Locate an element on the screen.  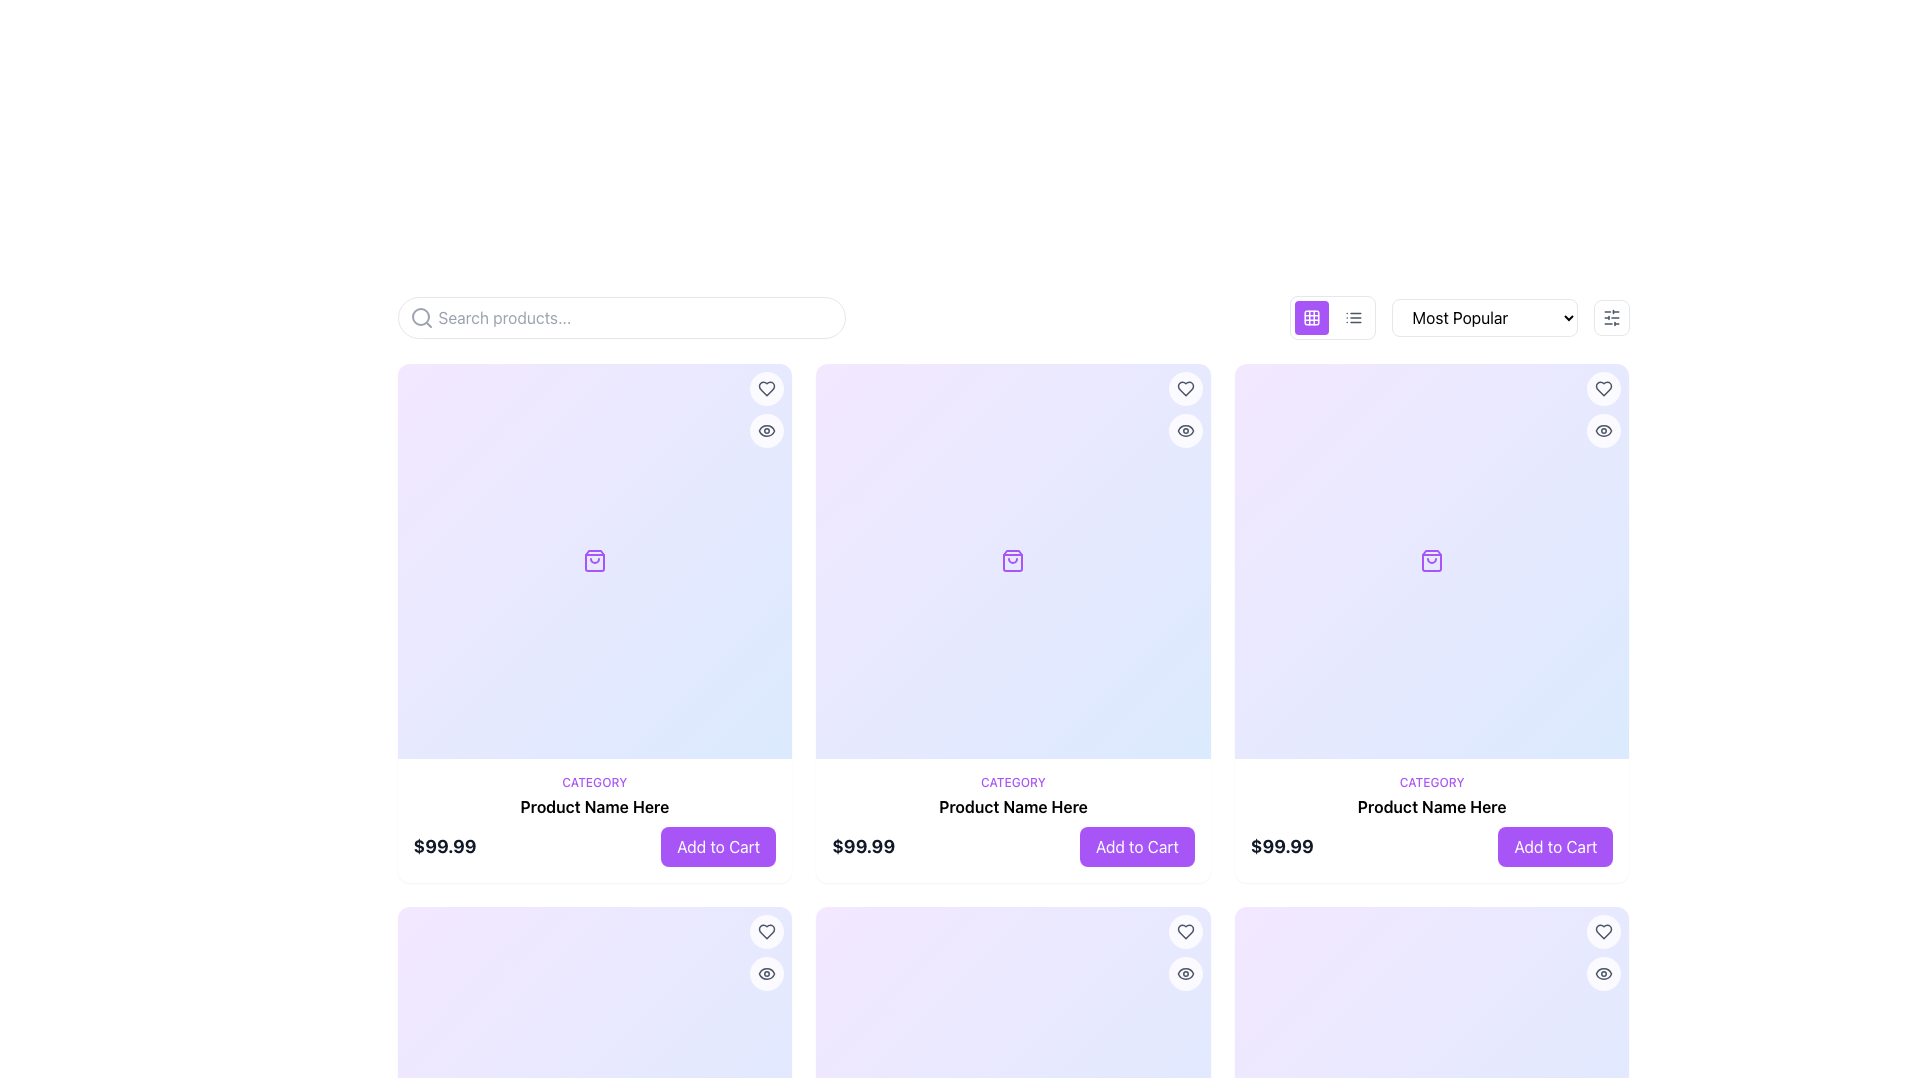
the favorite button located in the top-right corner of the card layout in the fourth column and second row of the product listing grid to change the icon color is located at coordinates (1604, 931).